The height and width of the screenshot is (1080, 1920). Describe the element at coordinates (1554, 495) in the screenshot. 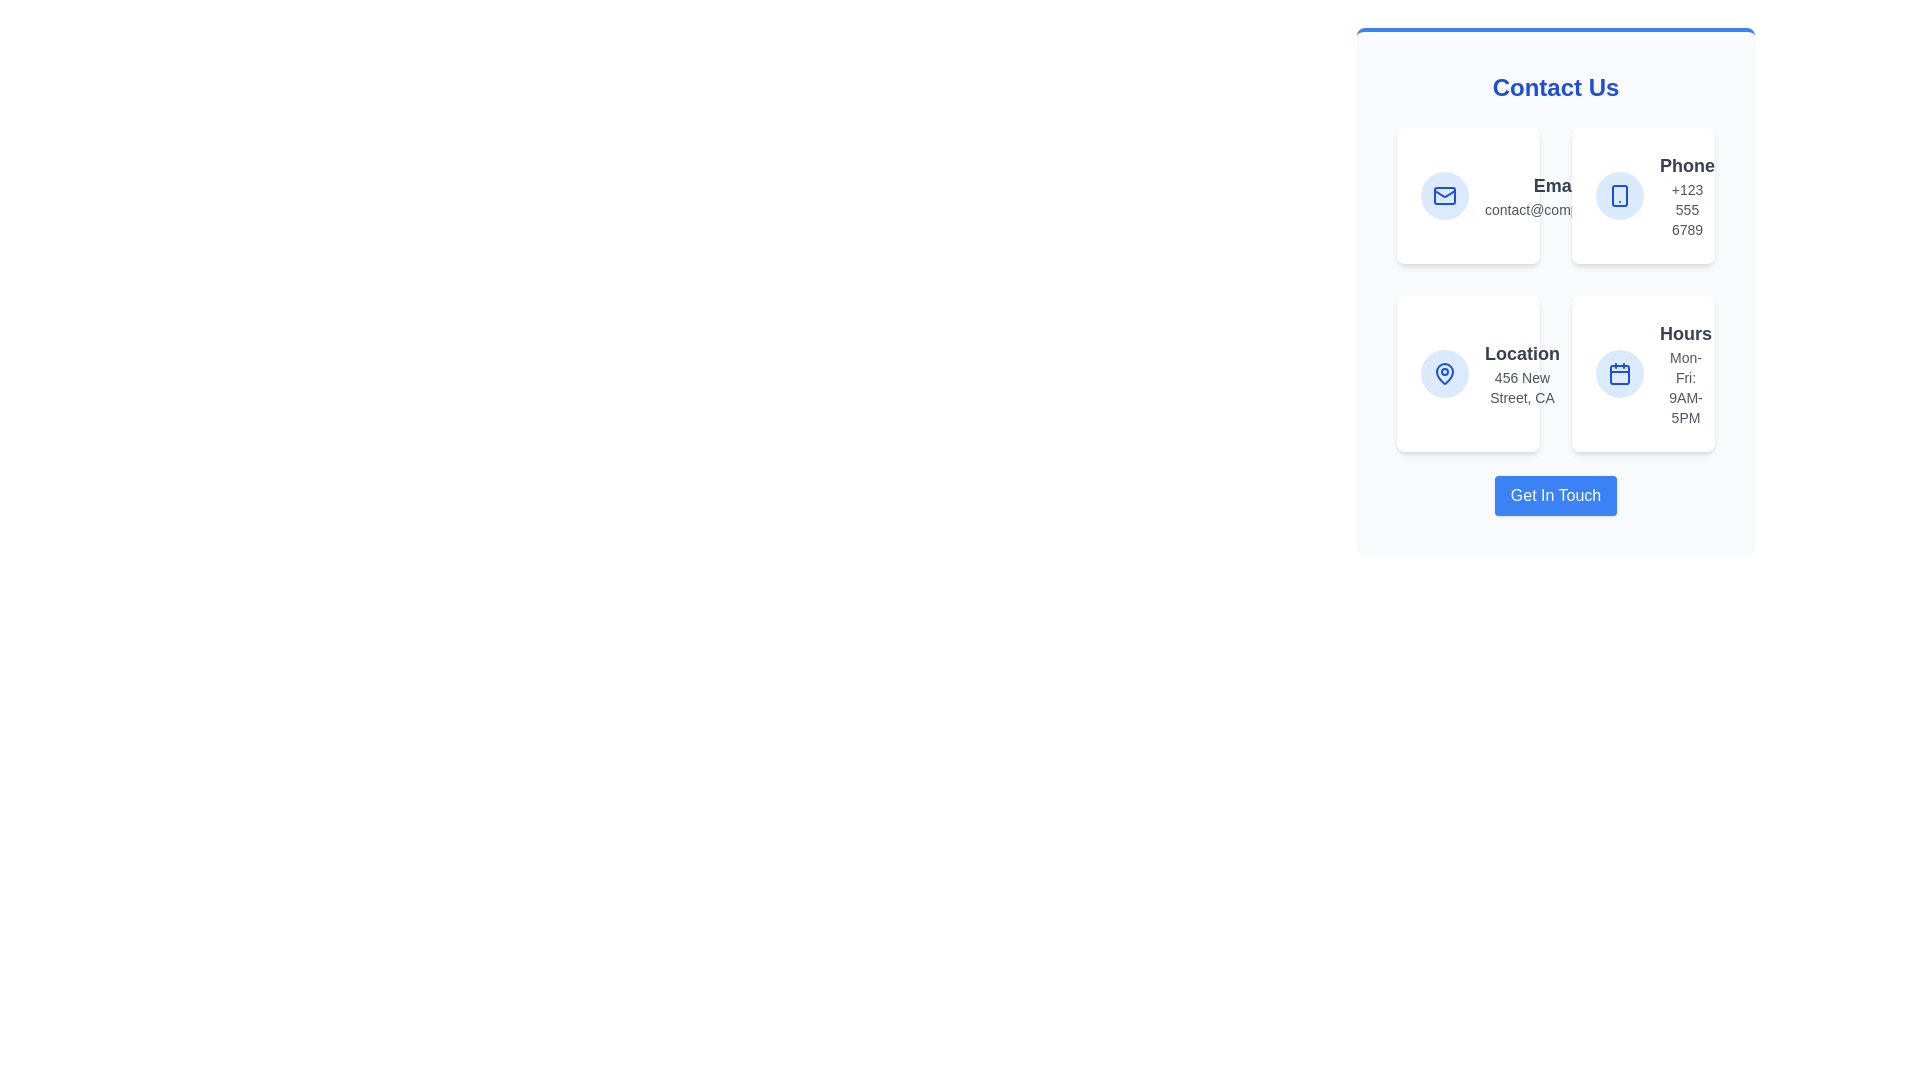

I see `the actionable button at the bottom of the contact details section to initiate the contact process` at that location.